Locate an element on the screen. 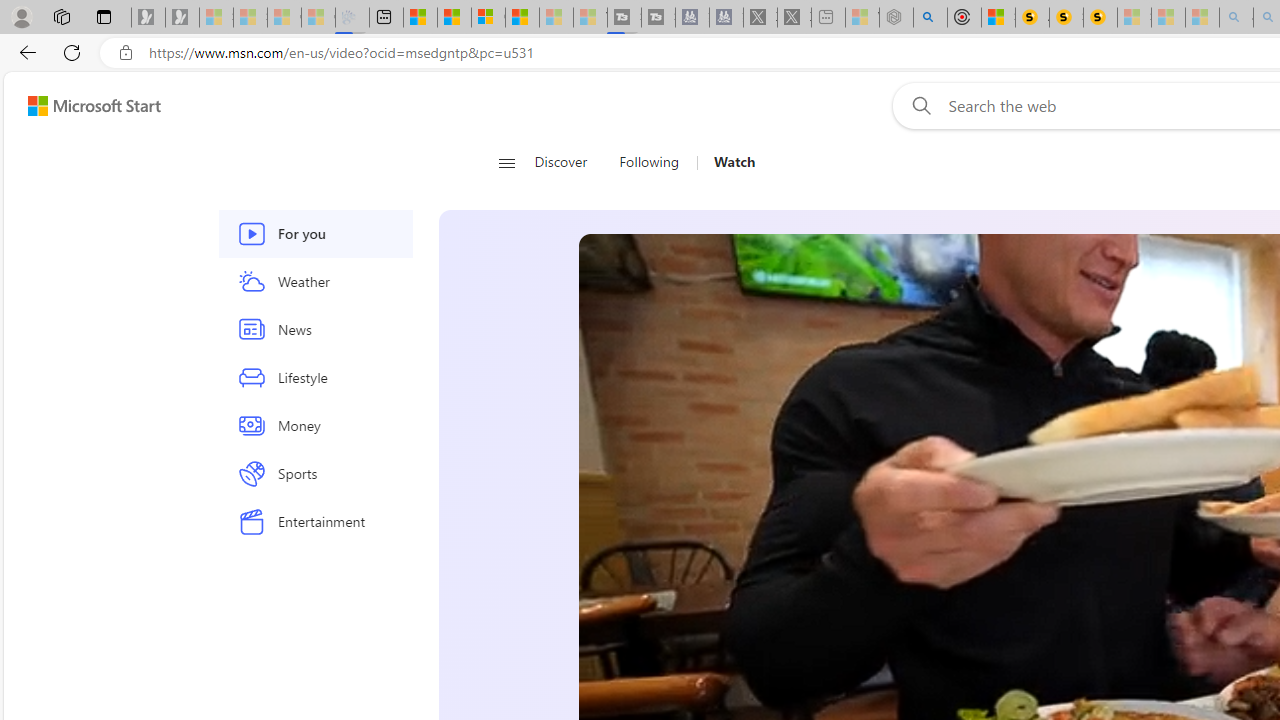 This screenshot has width=1280, height=720. 'Following' is located at coordinates (650, 162).